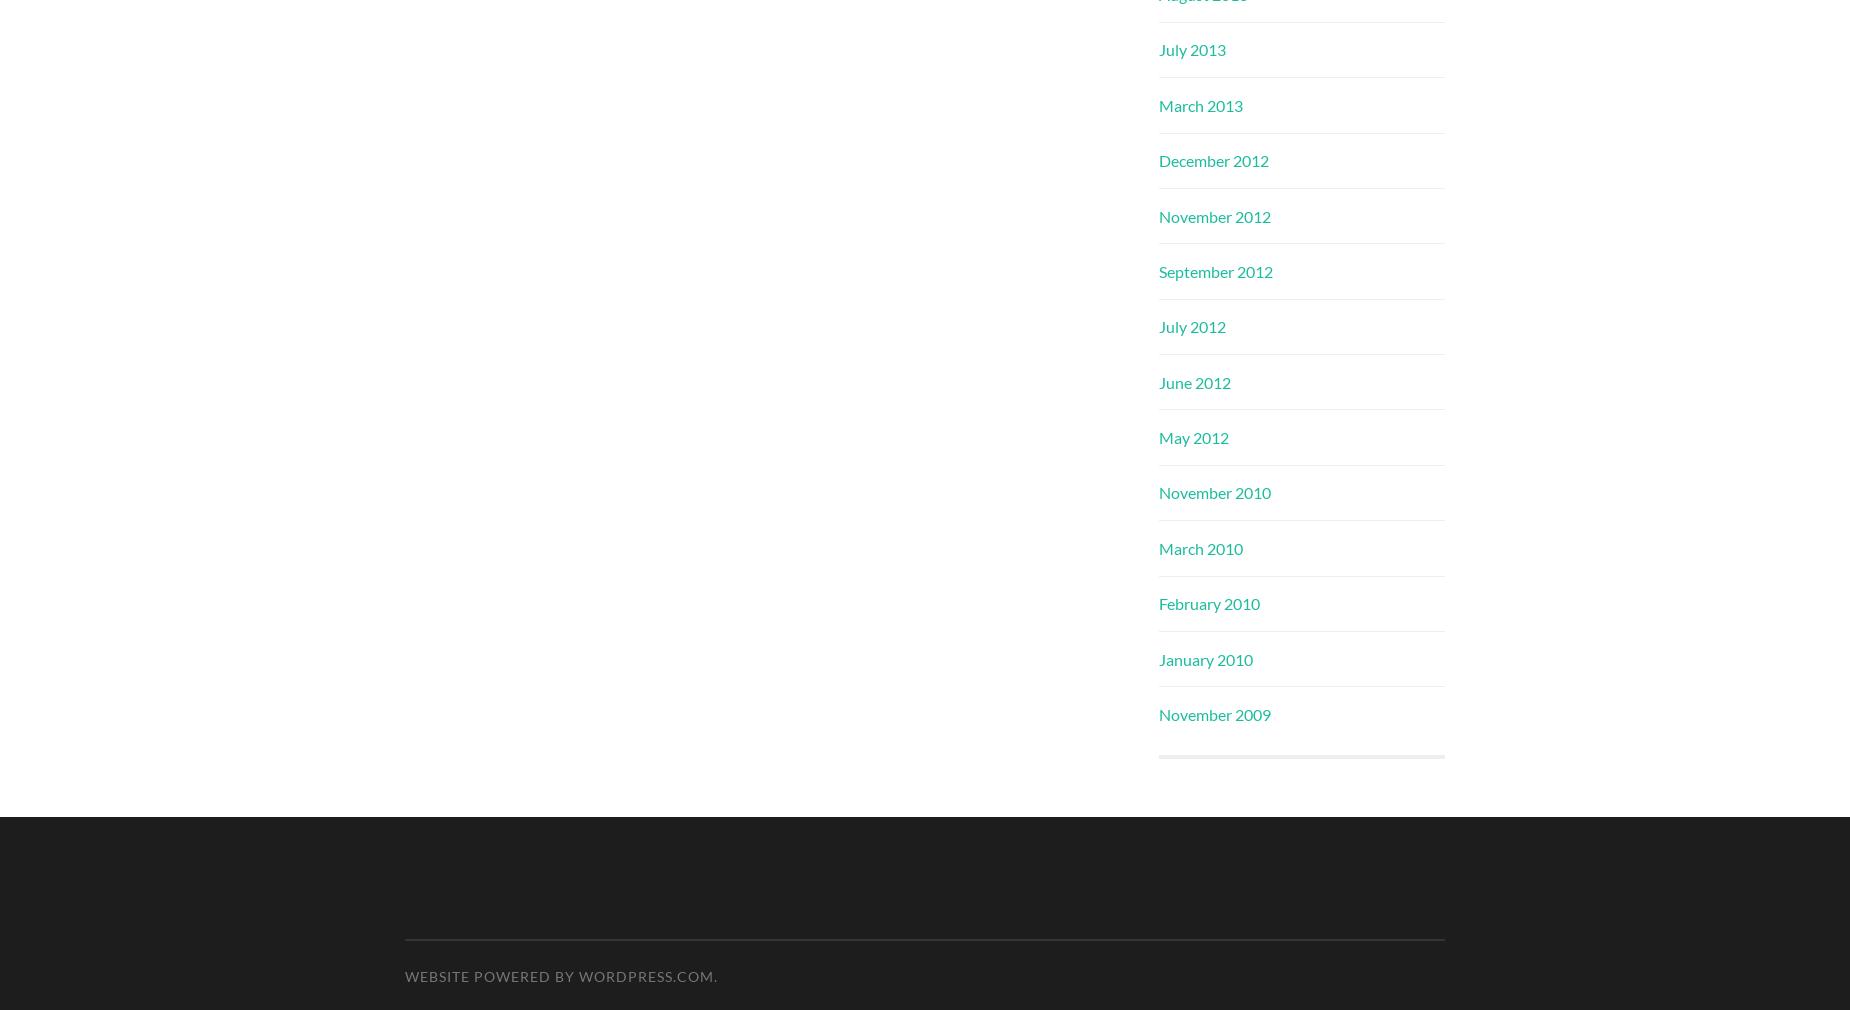 The width and height of the screenshot is (1850, 1010). I want to click on 'Website Powered by WordPress.com', so click(559, 976).